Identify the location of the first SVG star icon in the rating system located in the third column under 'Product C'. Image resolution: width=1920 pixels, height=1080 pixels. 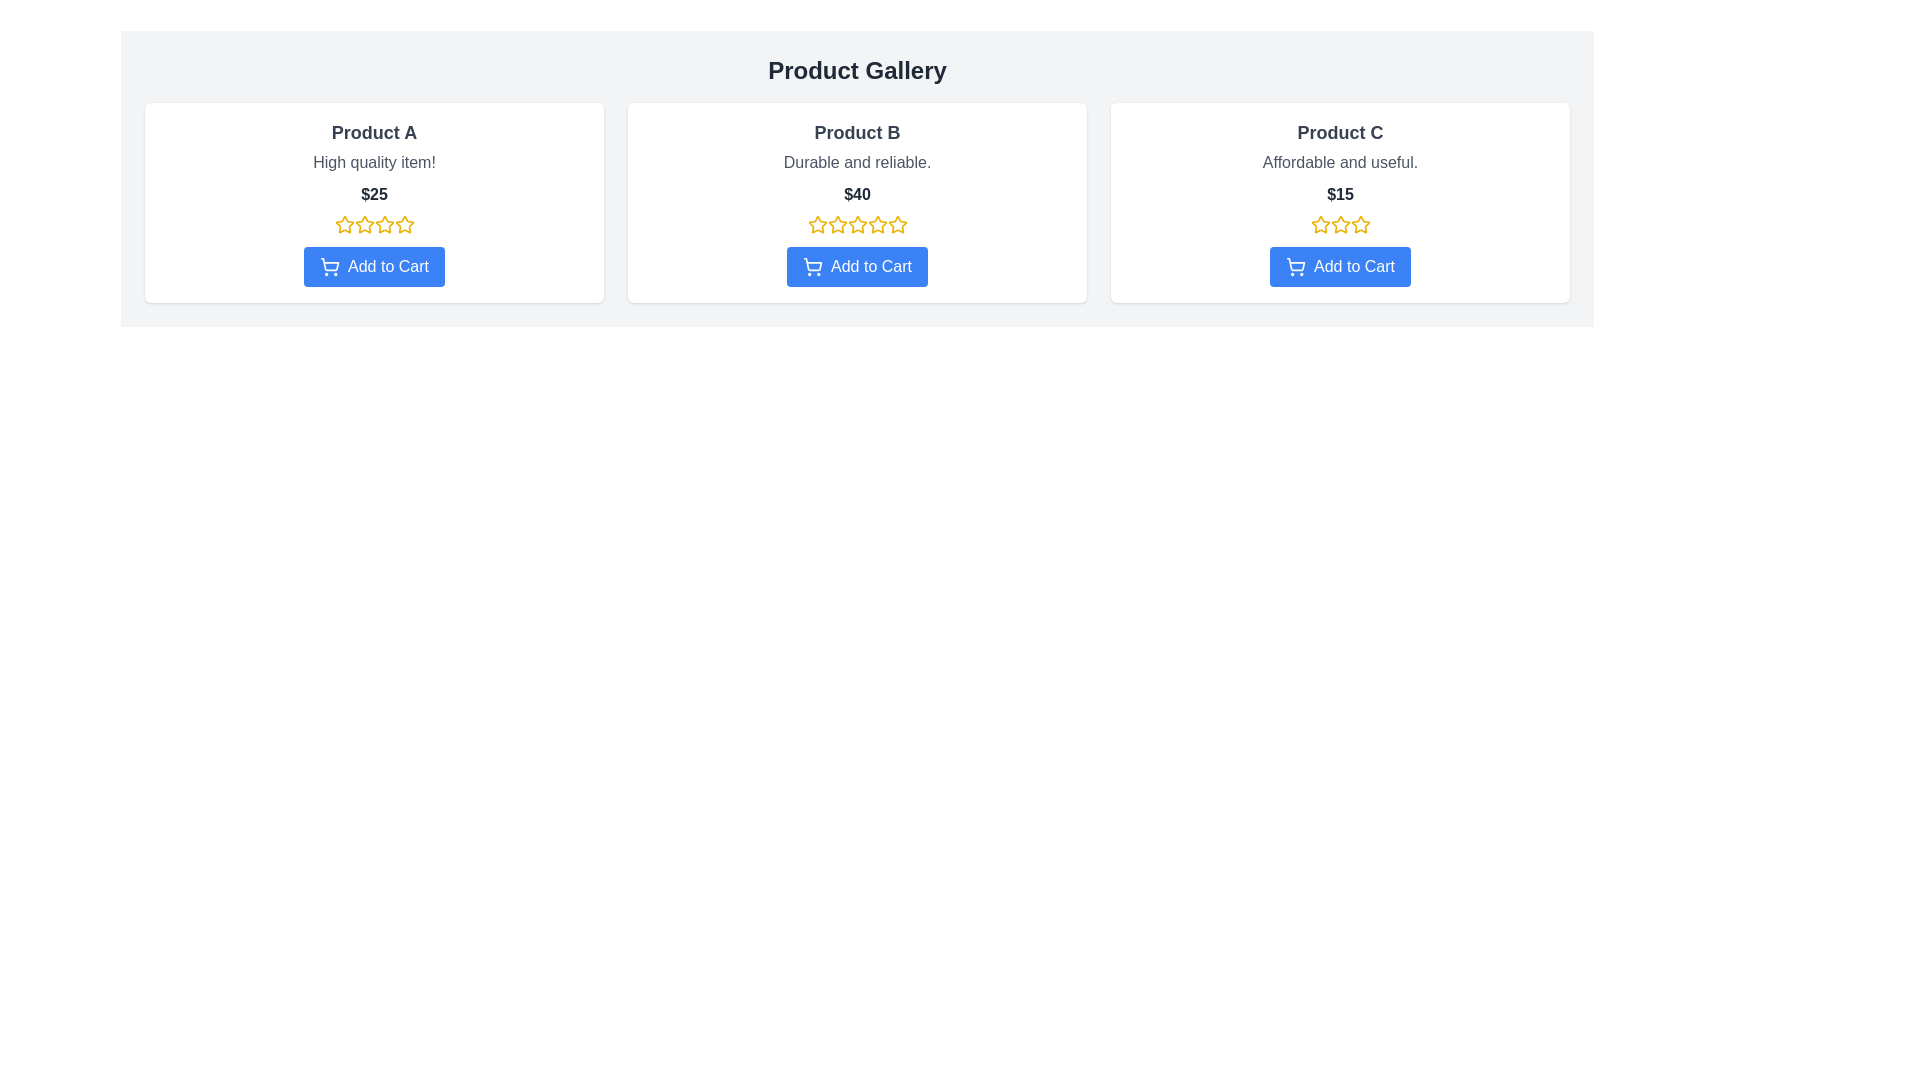
(1320, 224).